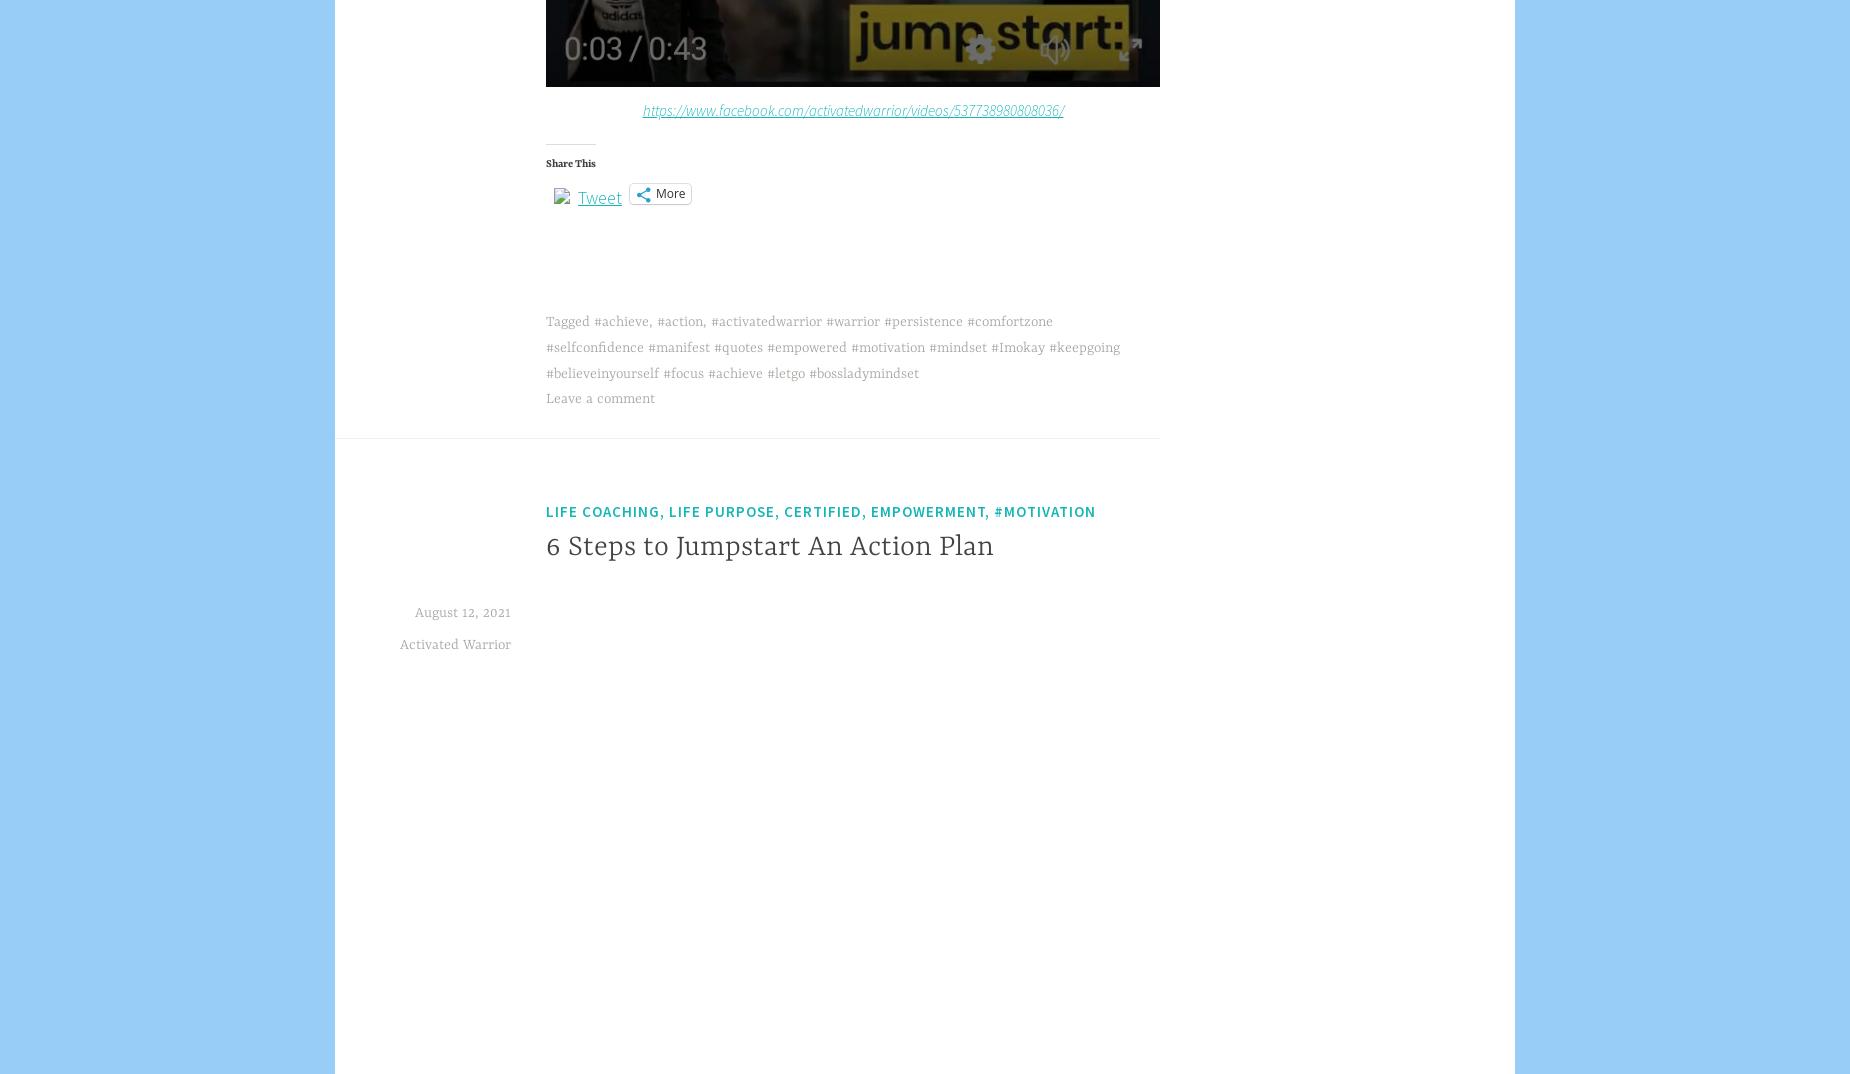  I want to click on 'Life coaching, life purpose, certified, empowerment, #motivation', so click(821, 510).